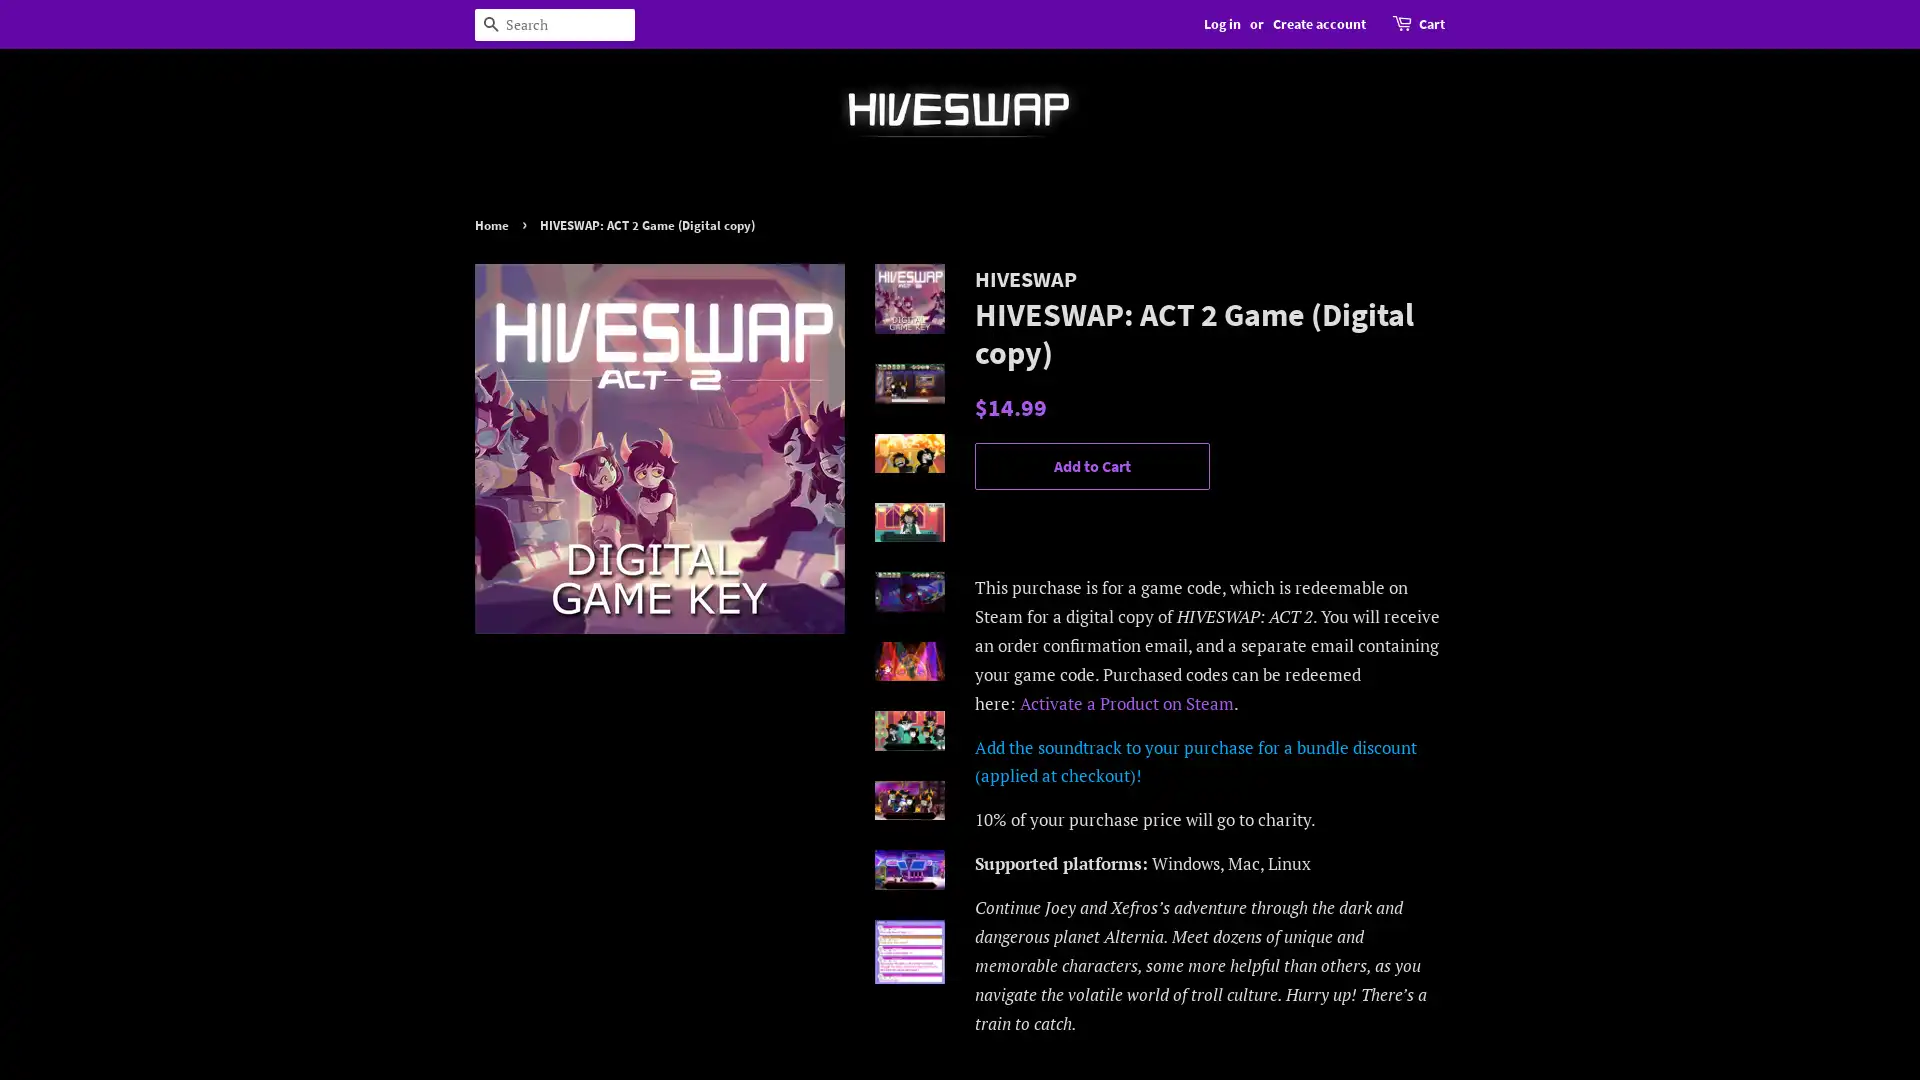  Describe the element at coordinates (1091, 466) in the screenshot. I see `Add to Cart` at that location.